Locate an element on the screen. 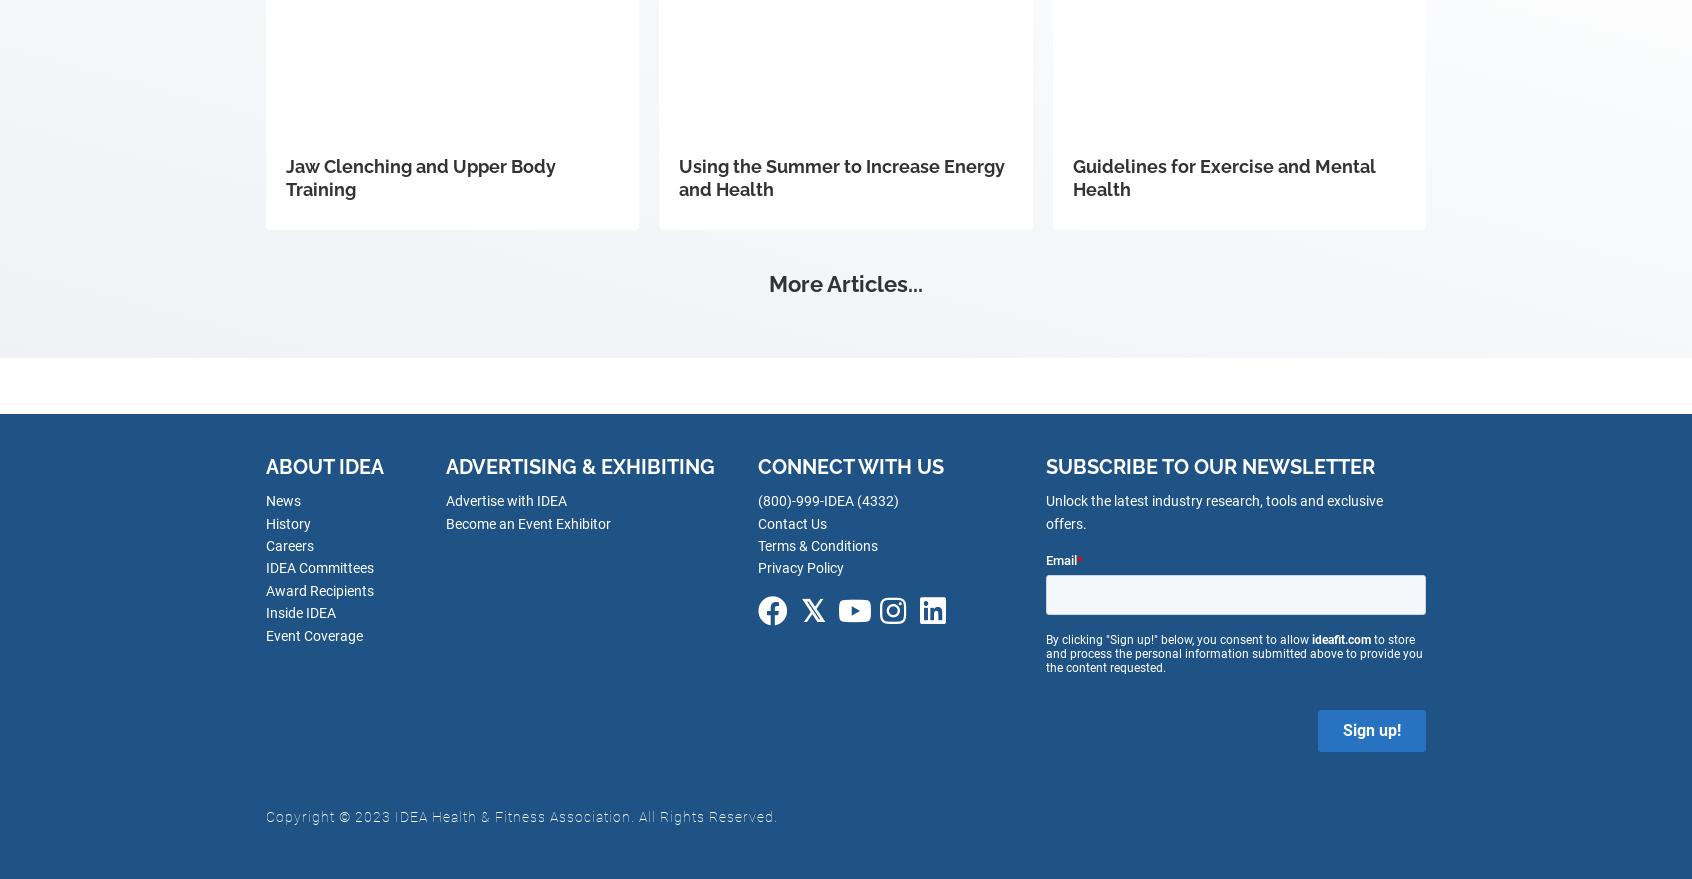 The width and height of the screenshot is (1692, 879). 'Advertise with IDEA' is located at coordinates (505, 500).